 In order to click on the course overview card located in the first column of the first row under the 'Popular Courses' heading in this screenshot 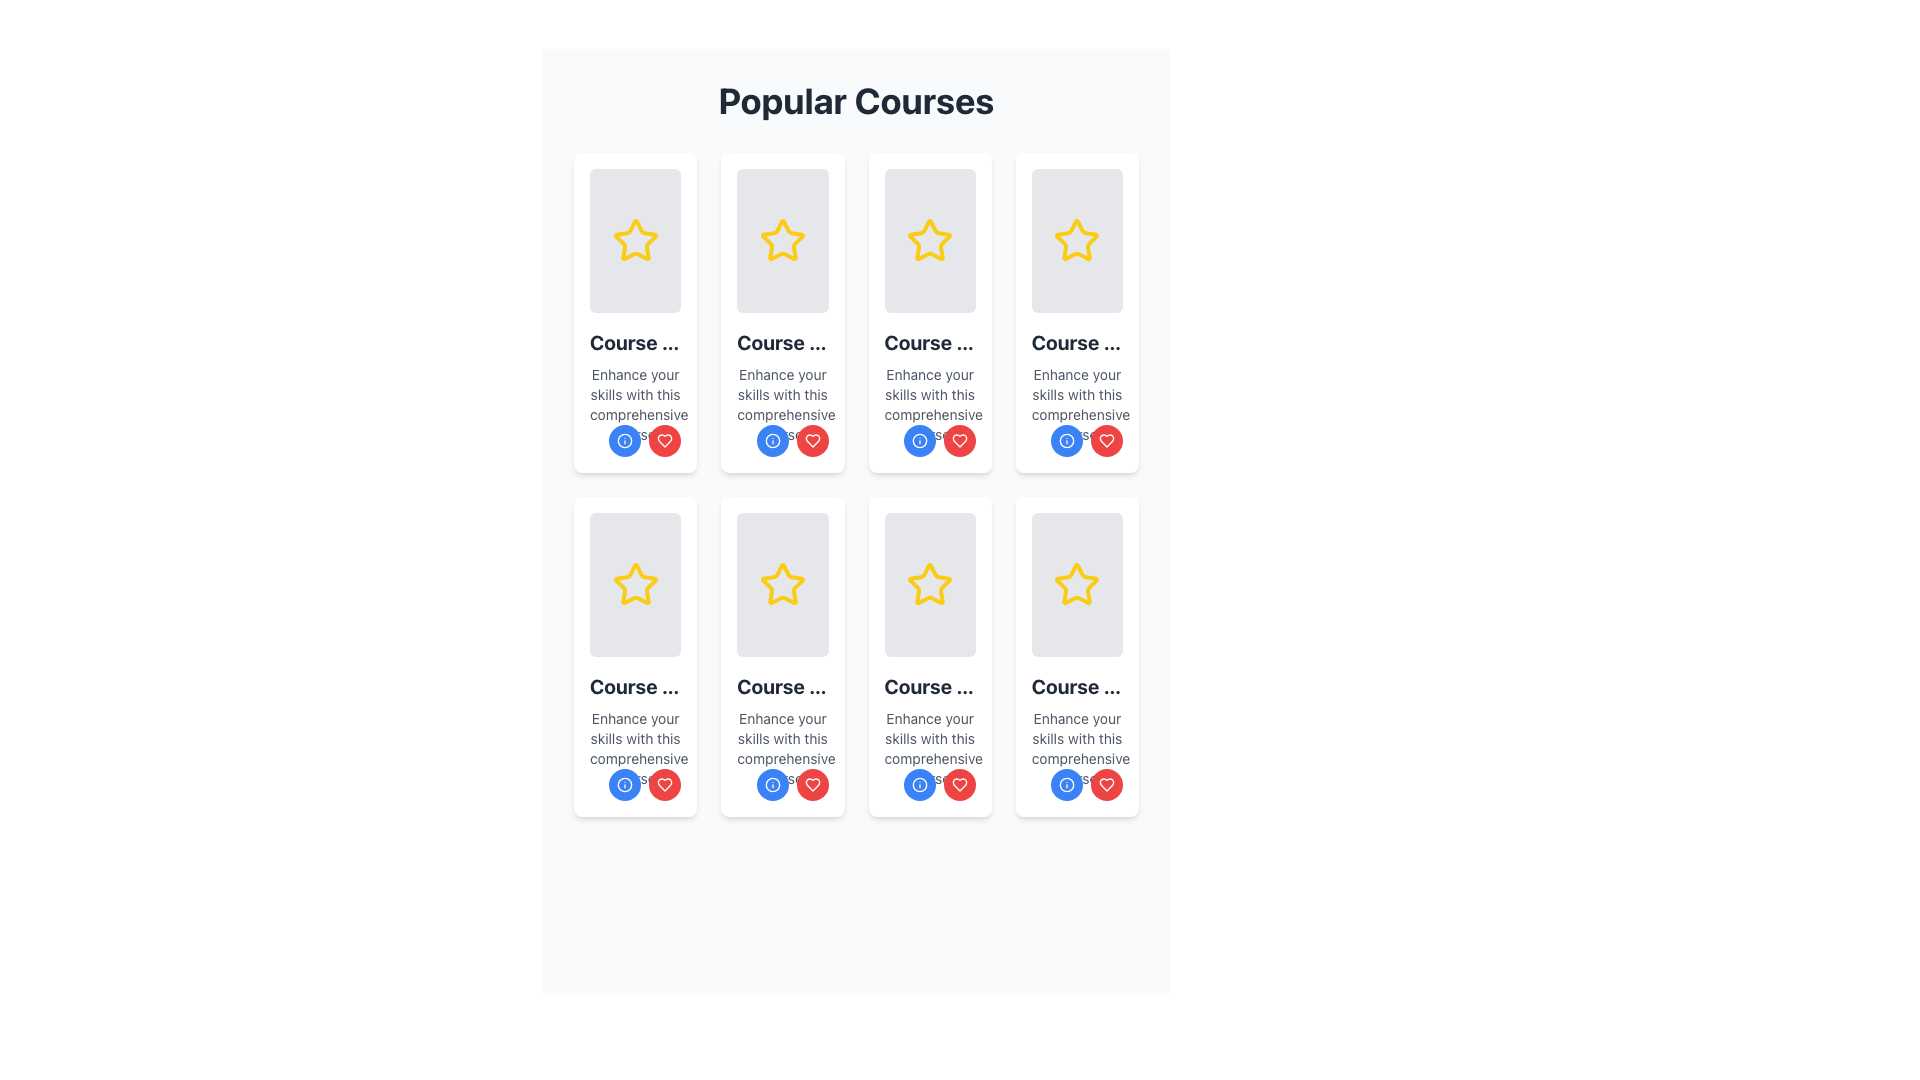, I will do `click(634, 312)`.